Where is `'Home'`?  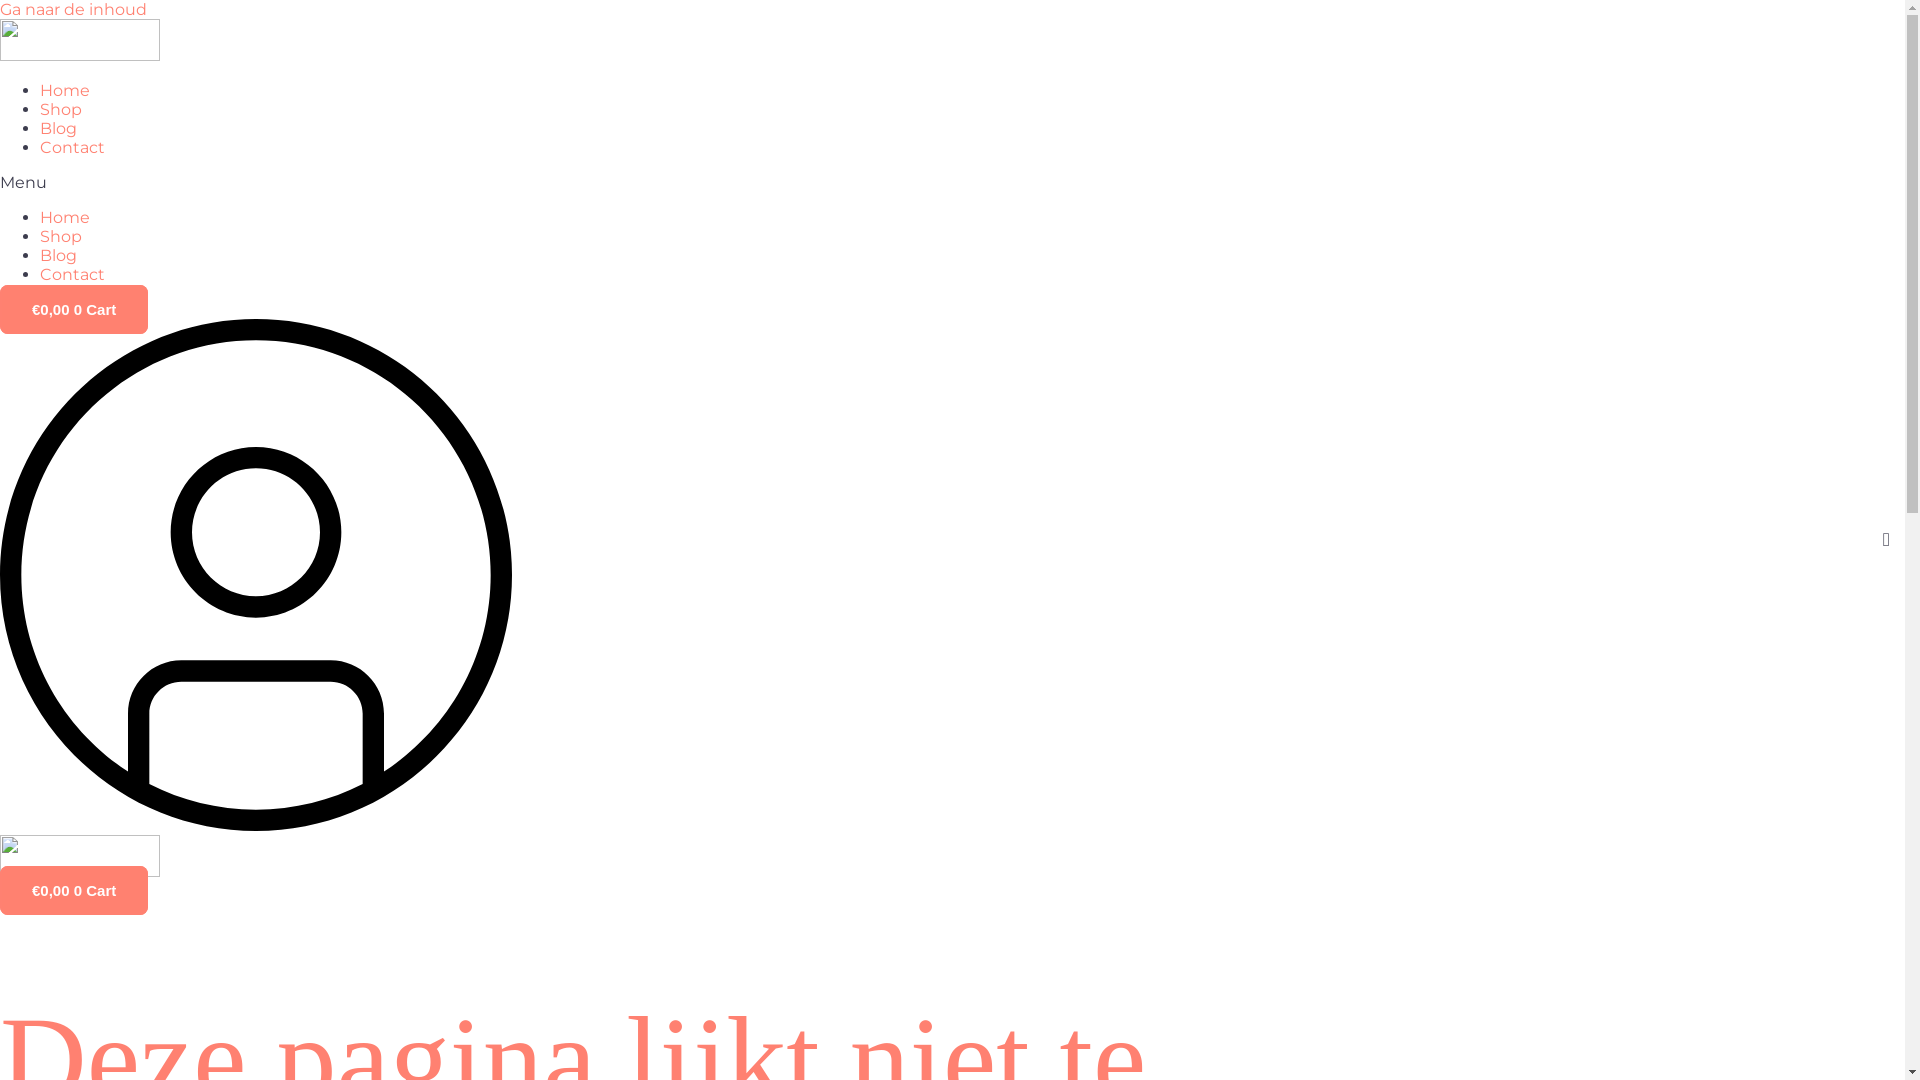
'Home' is located at coordinates (39, 90).